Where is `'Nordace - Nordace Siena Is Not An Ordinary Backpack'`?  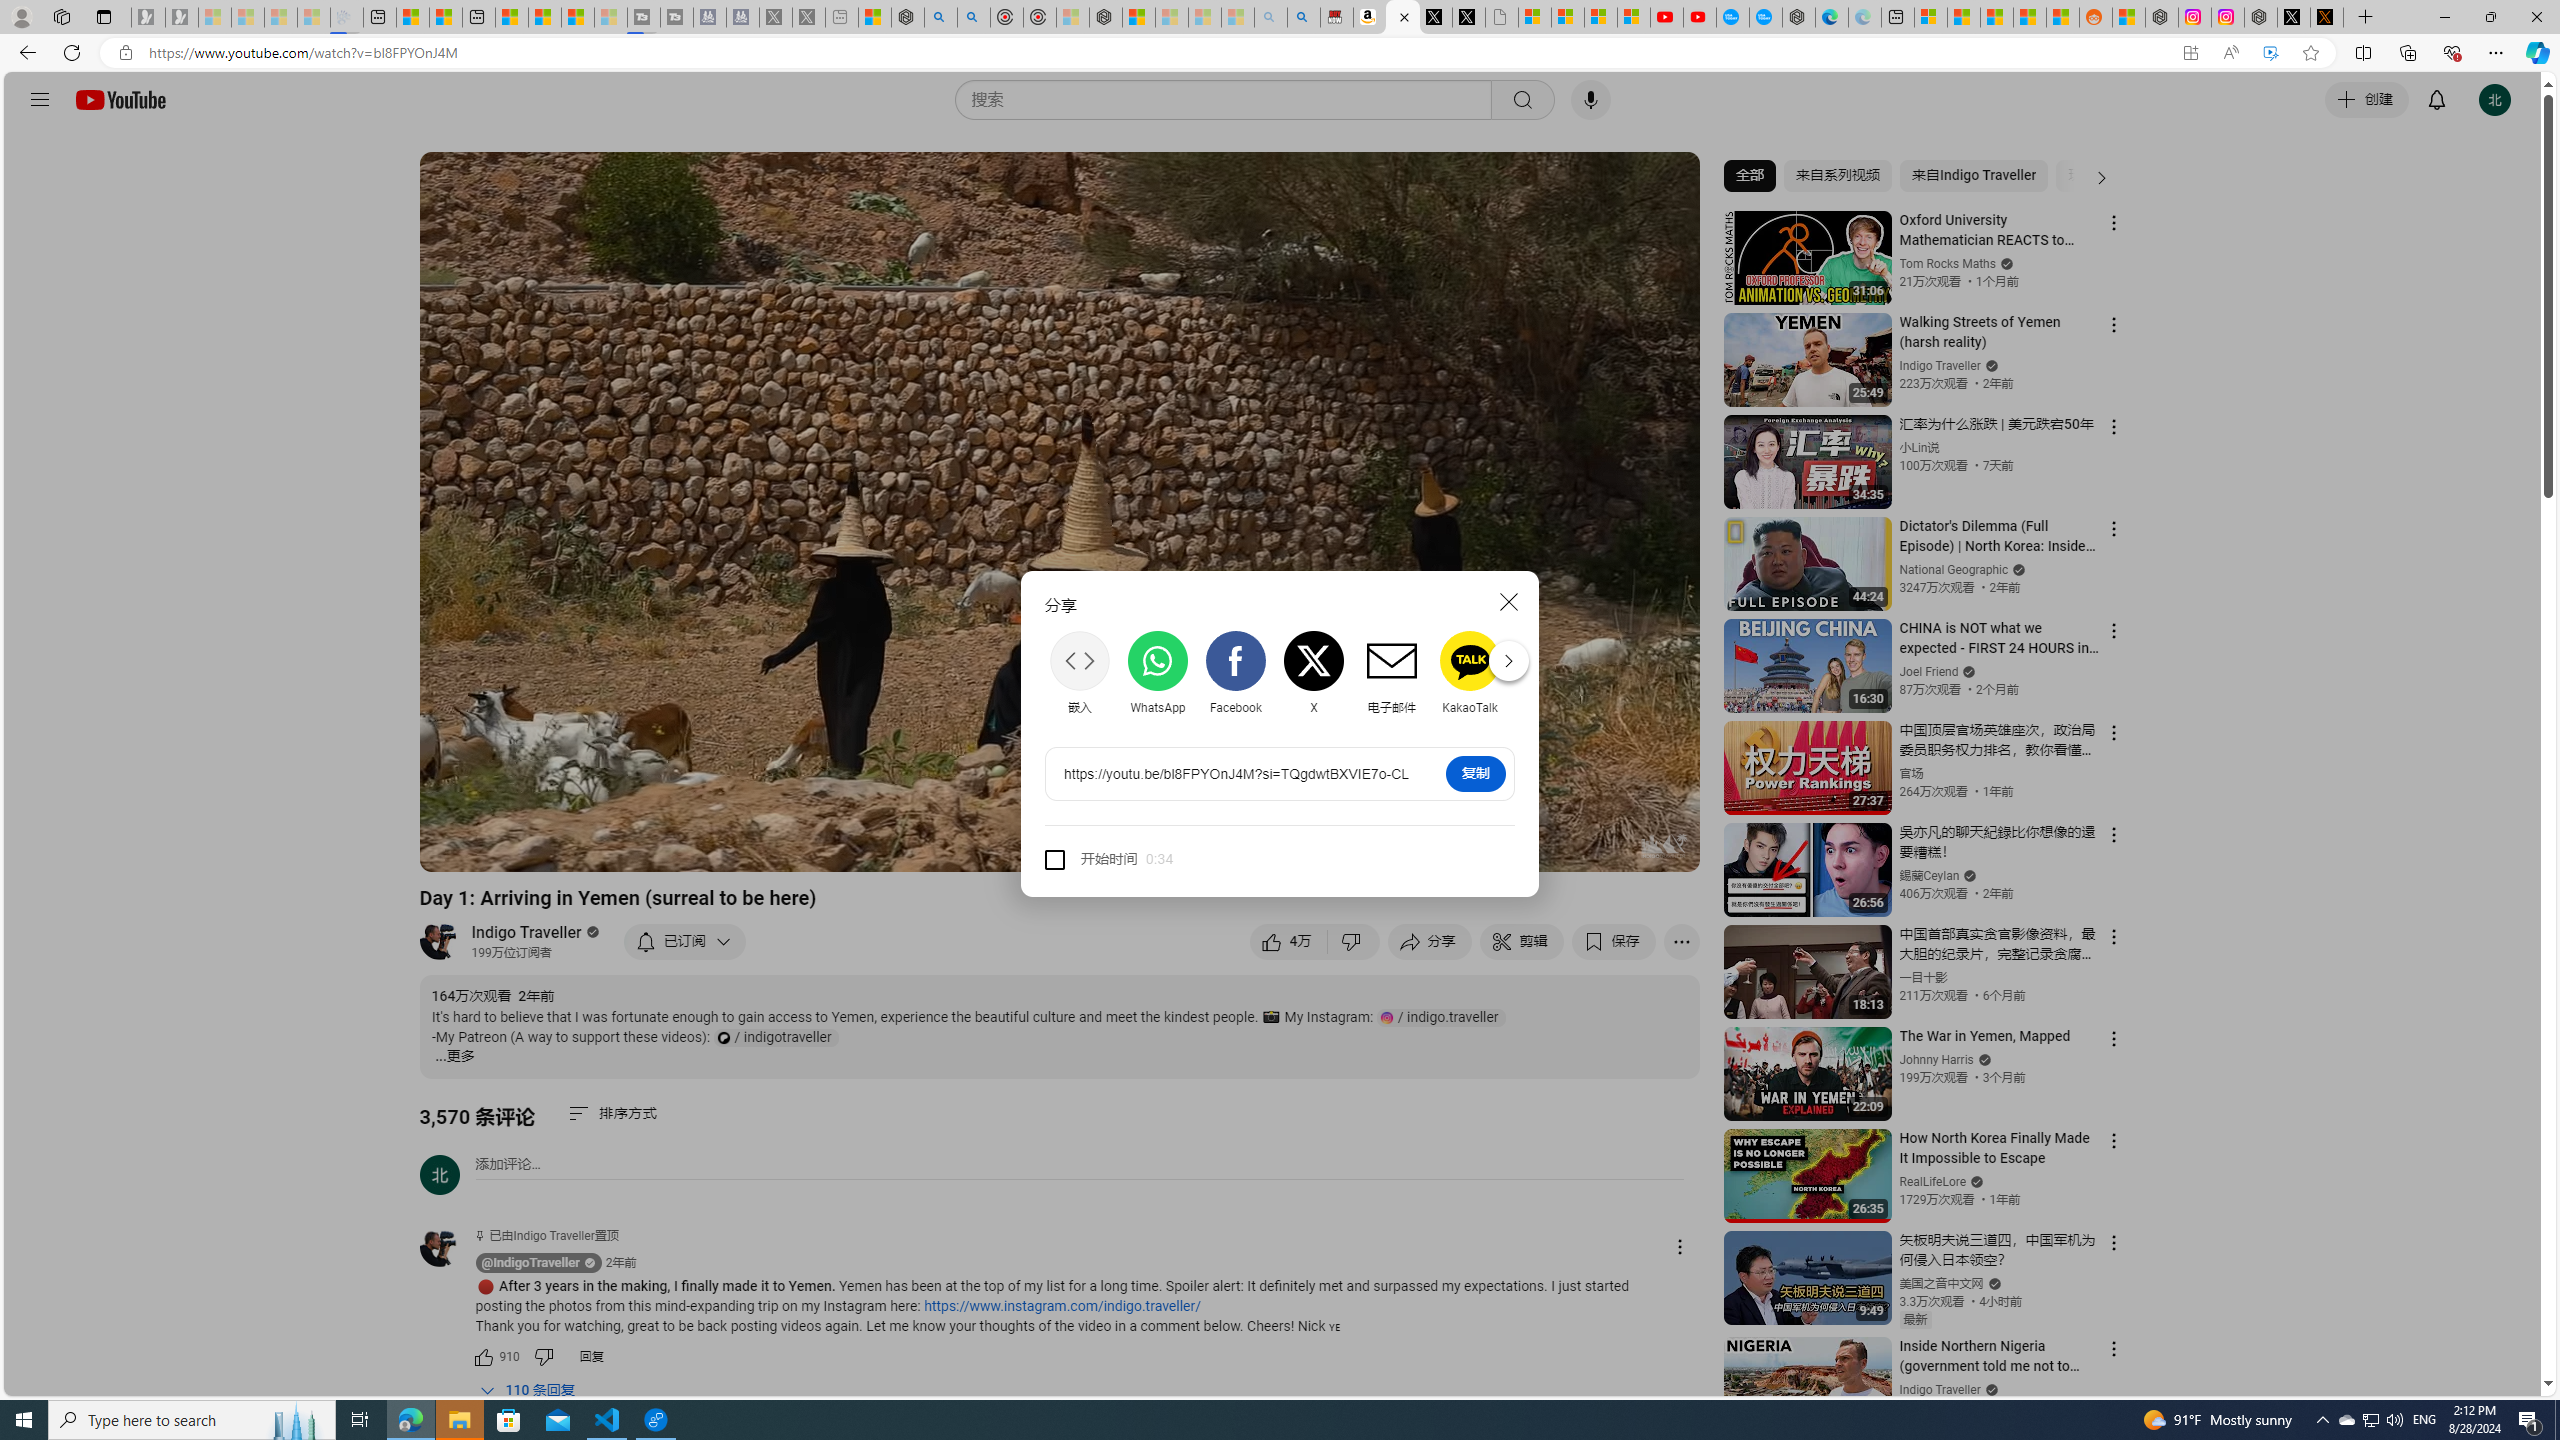
'Nordace - Nordace Siena Is Not An Ordinary Backpack' is located at coordinates (1104, 16).